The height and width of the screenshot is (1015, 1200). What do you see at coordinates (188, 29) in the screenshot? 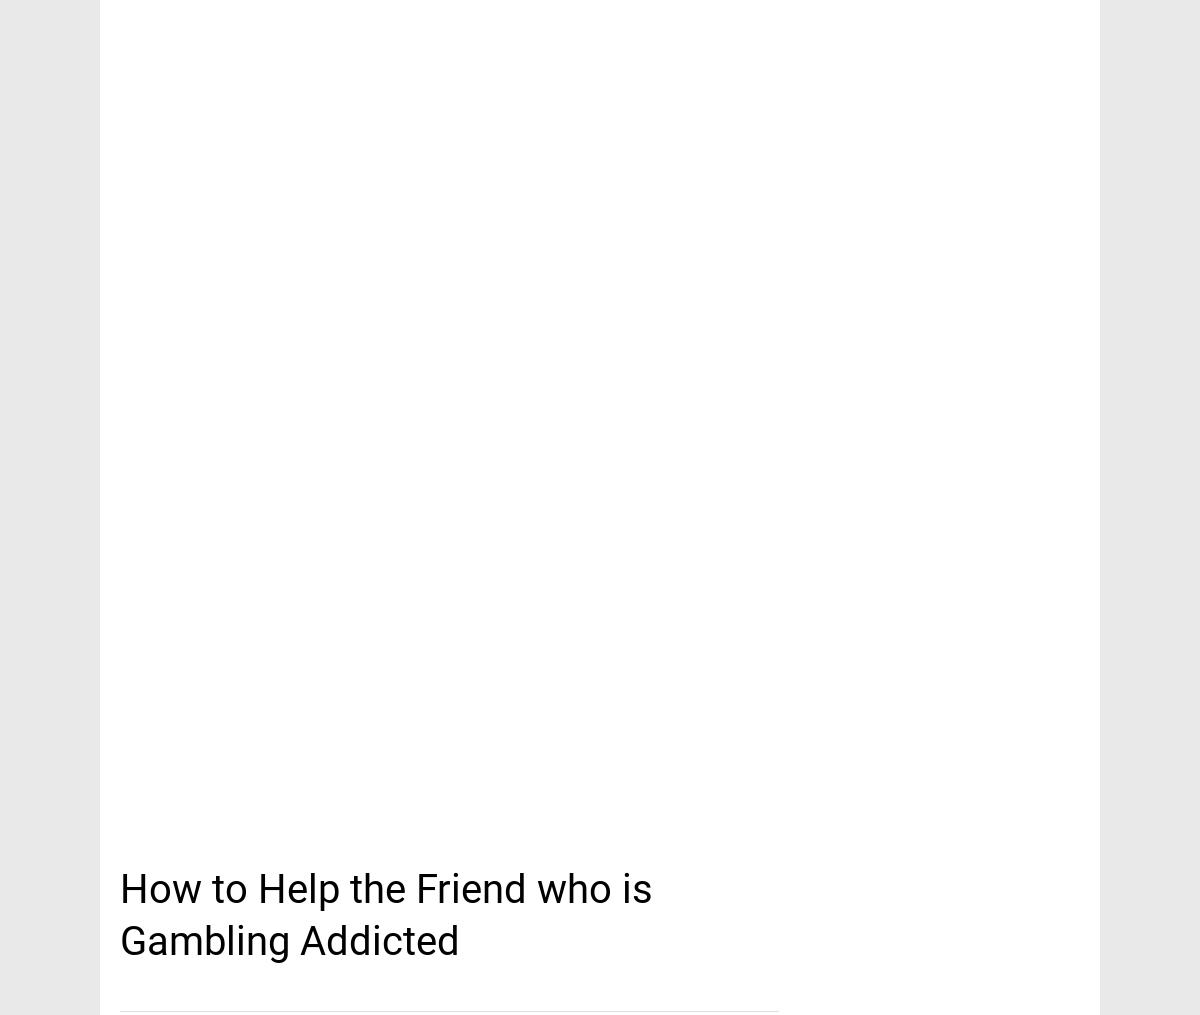
I see `'Yono Cash'` at bounding box center [188, 29].